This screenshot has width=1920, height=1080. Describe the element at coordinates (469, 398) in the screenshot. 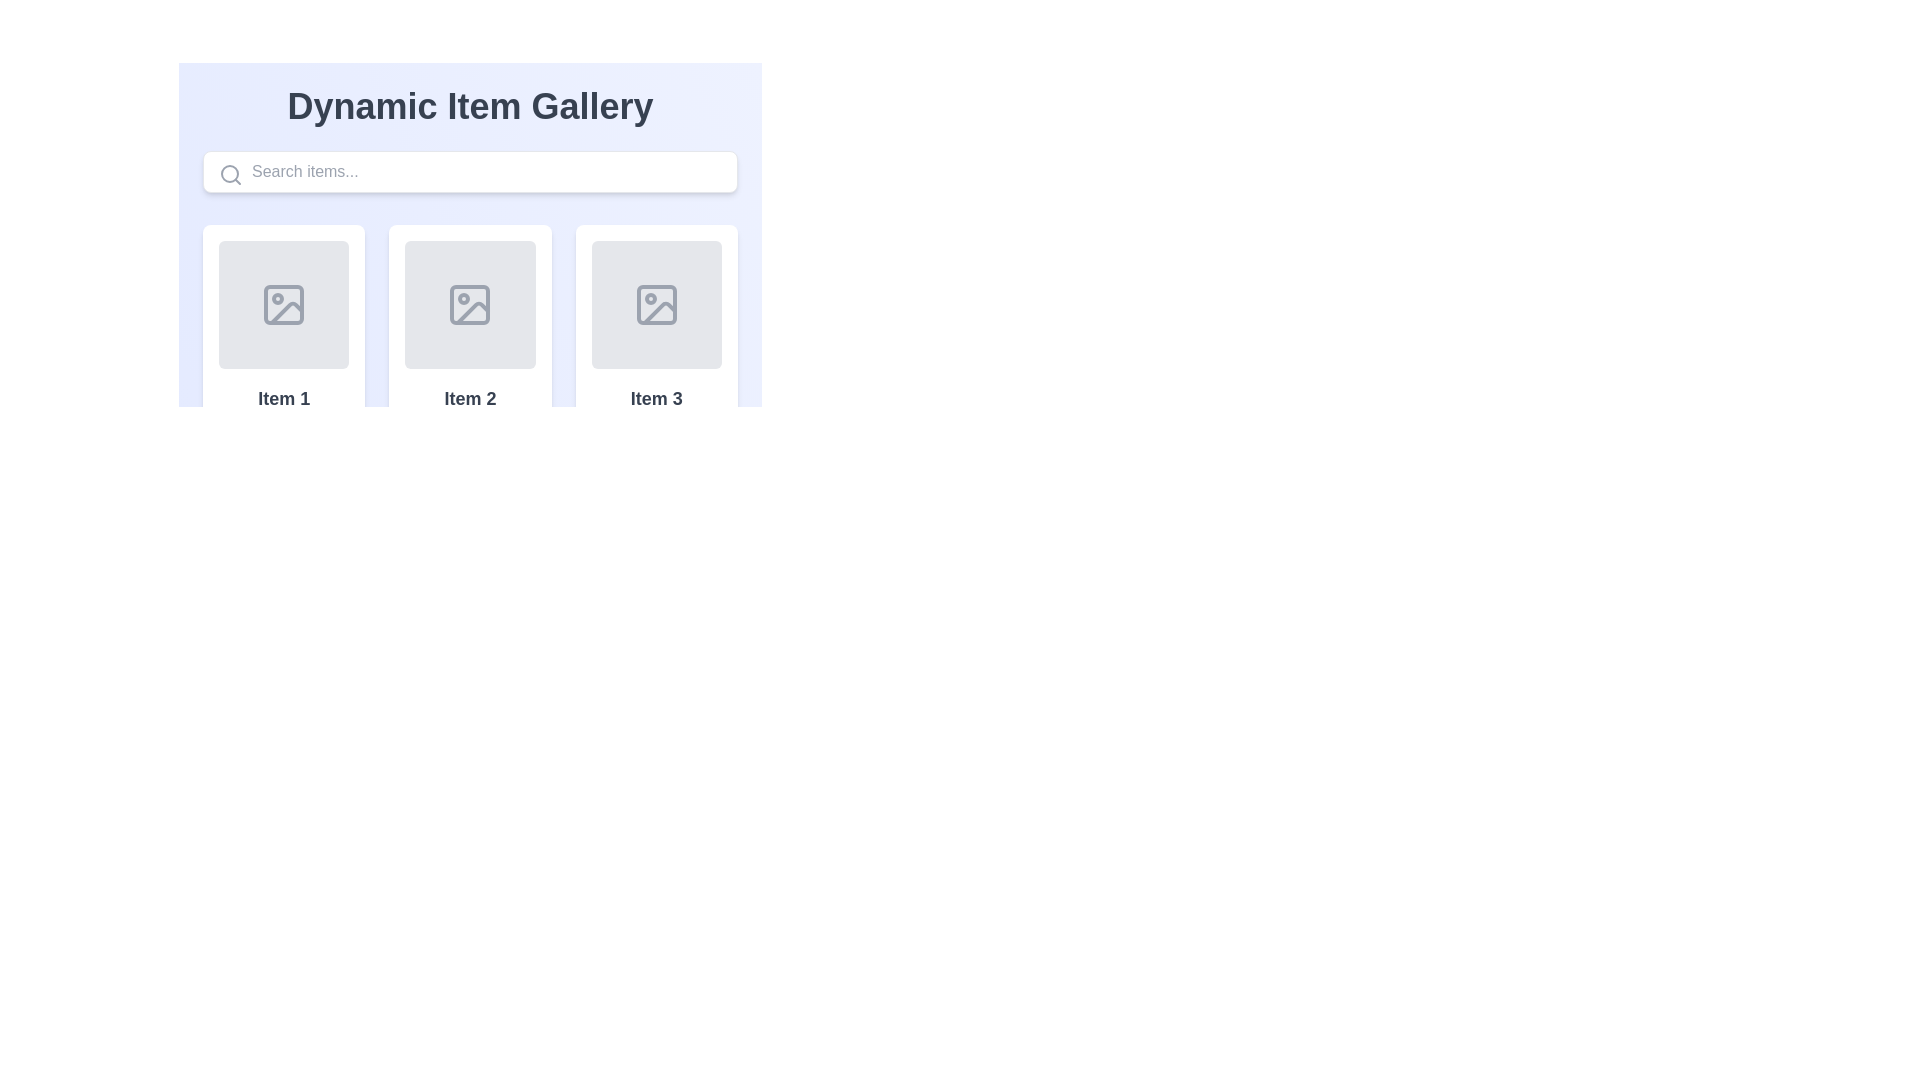

I see `the text label that serves as the title of the second item in a horizontal item grid, positioned directly below the second image placeholder` at that location.